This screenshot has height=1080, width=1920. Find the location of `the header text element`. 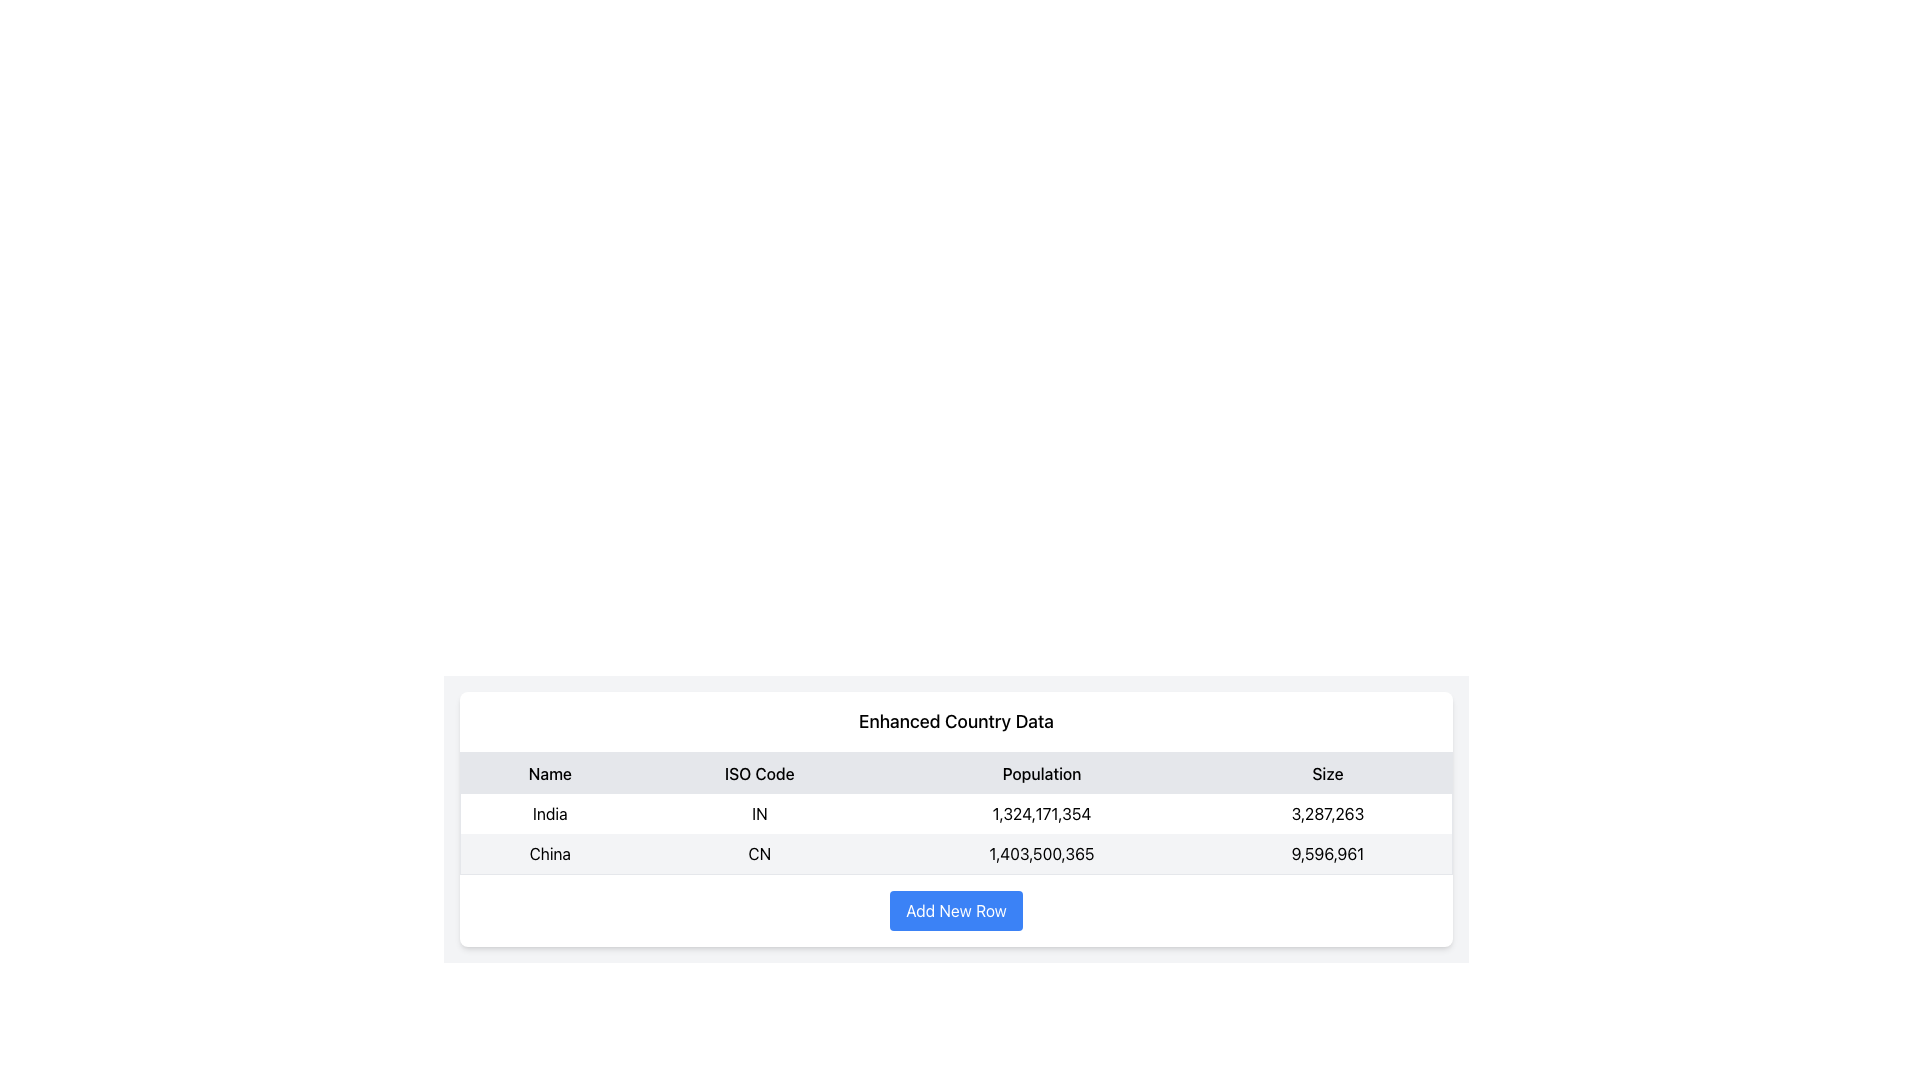

the header text element is located at coordinates (550, 772).